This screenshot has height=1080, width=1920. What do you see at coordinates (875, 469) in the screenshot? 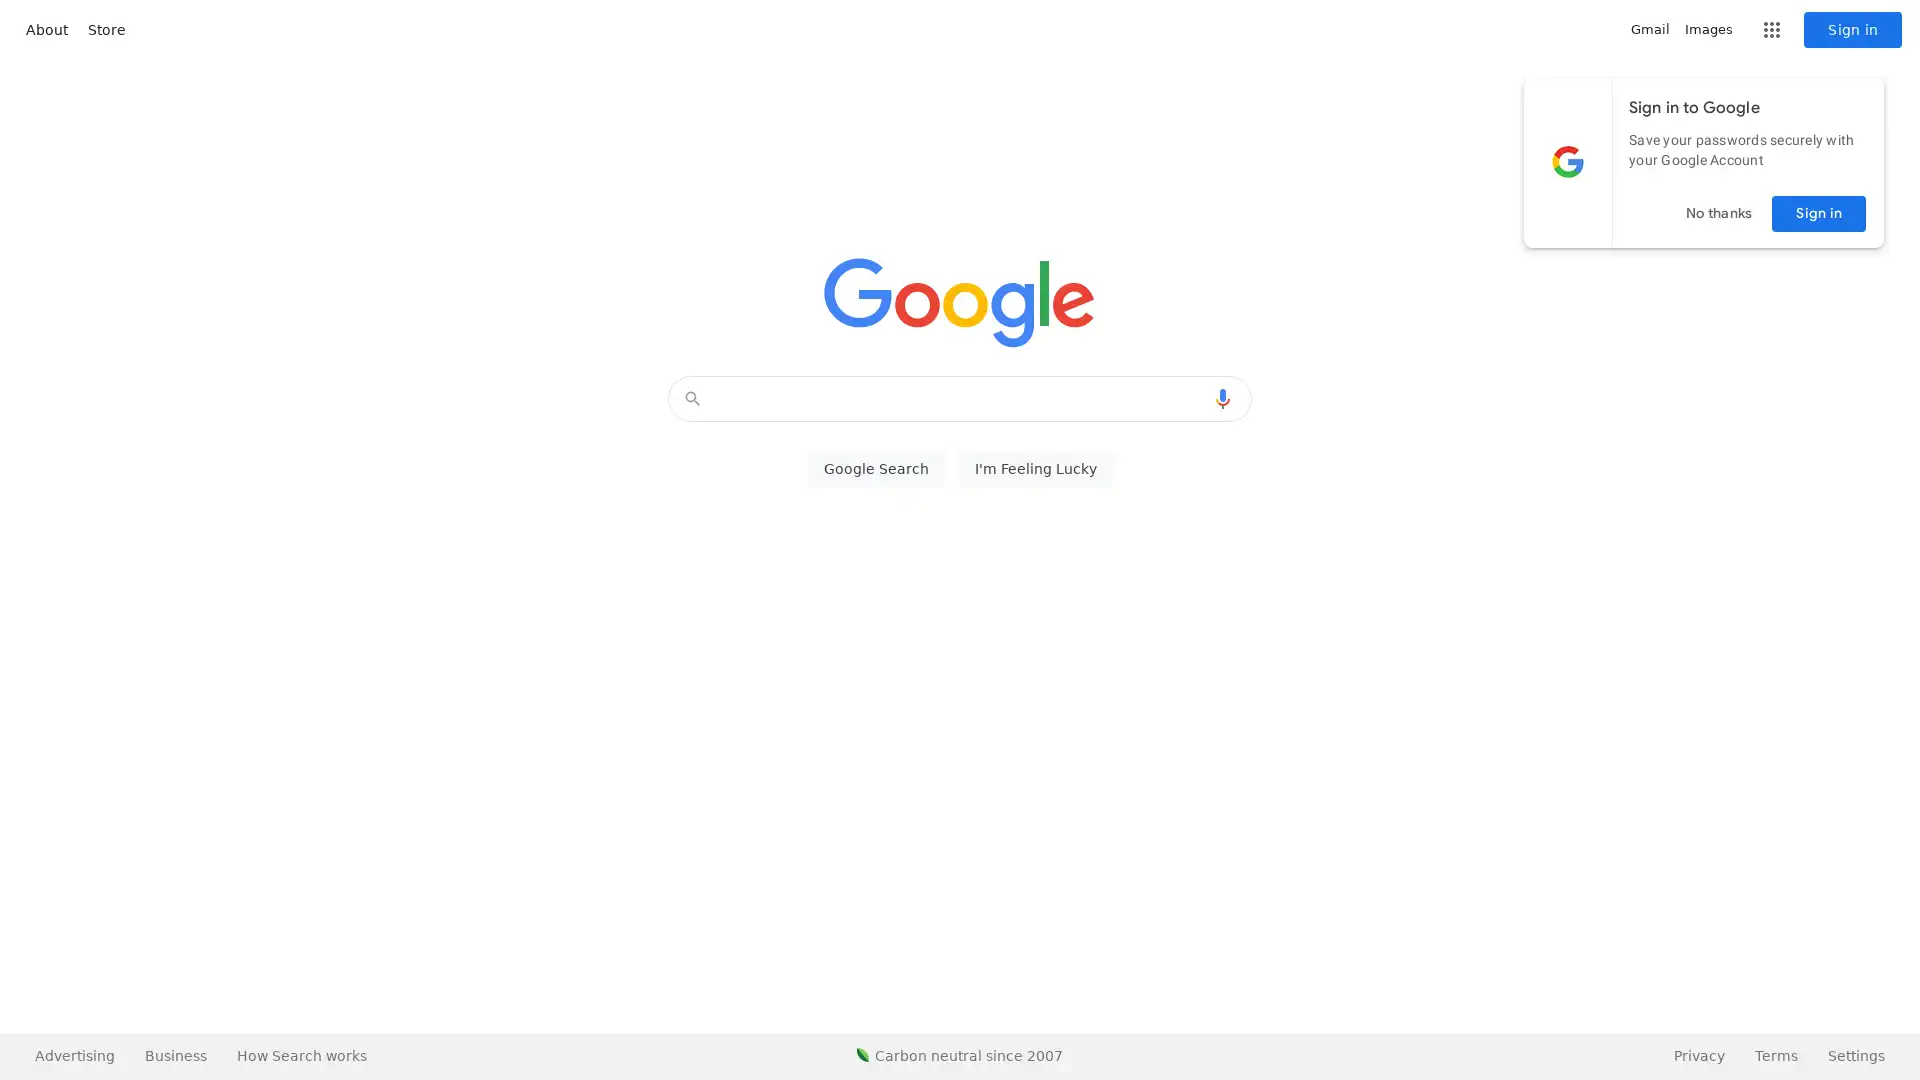
I see `Google Search` at bounding box center [875, 469].